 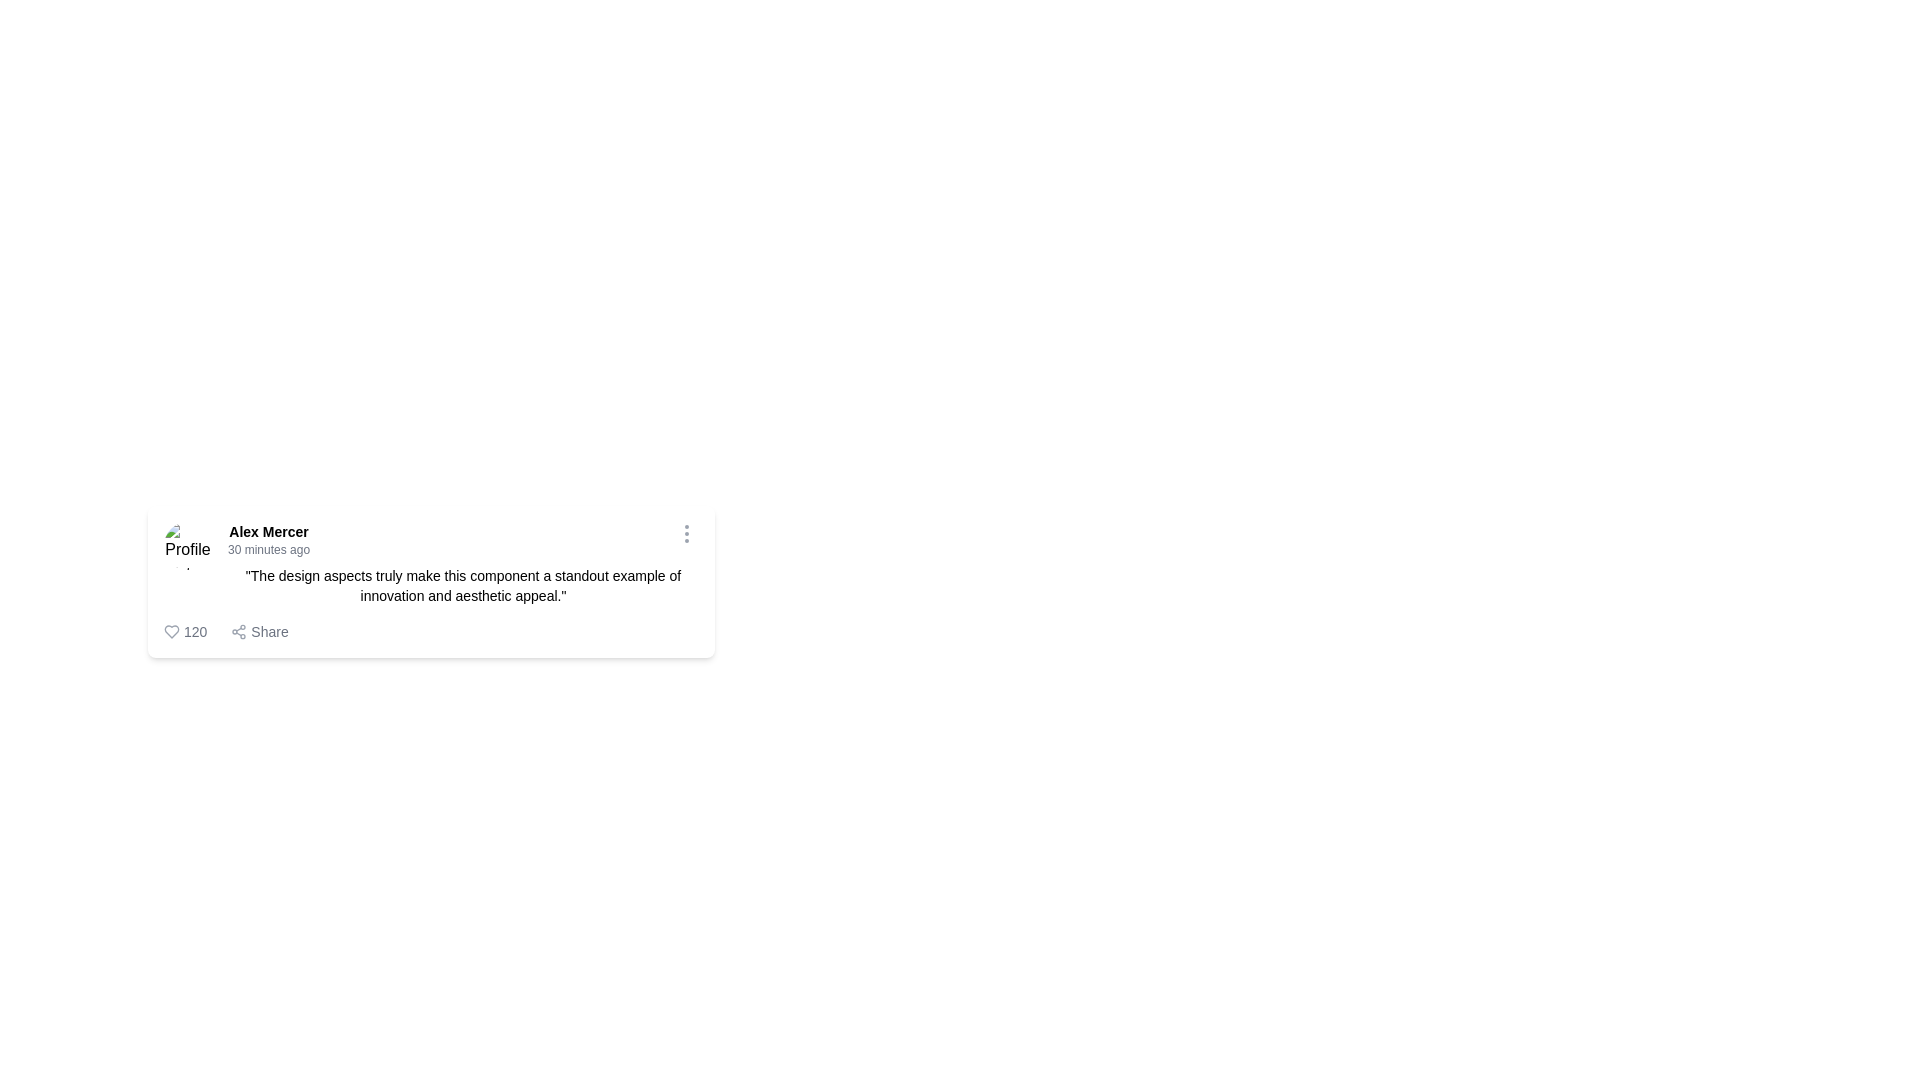 What do you see at coordinates (267, 540) in the screenshot?
I see `the bold user name 'Alex Mercer'` at bounding box center [267, 540].